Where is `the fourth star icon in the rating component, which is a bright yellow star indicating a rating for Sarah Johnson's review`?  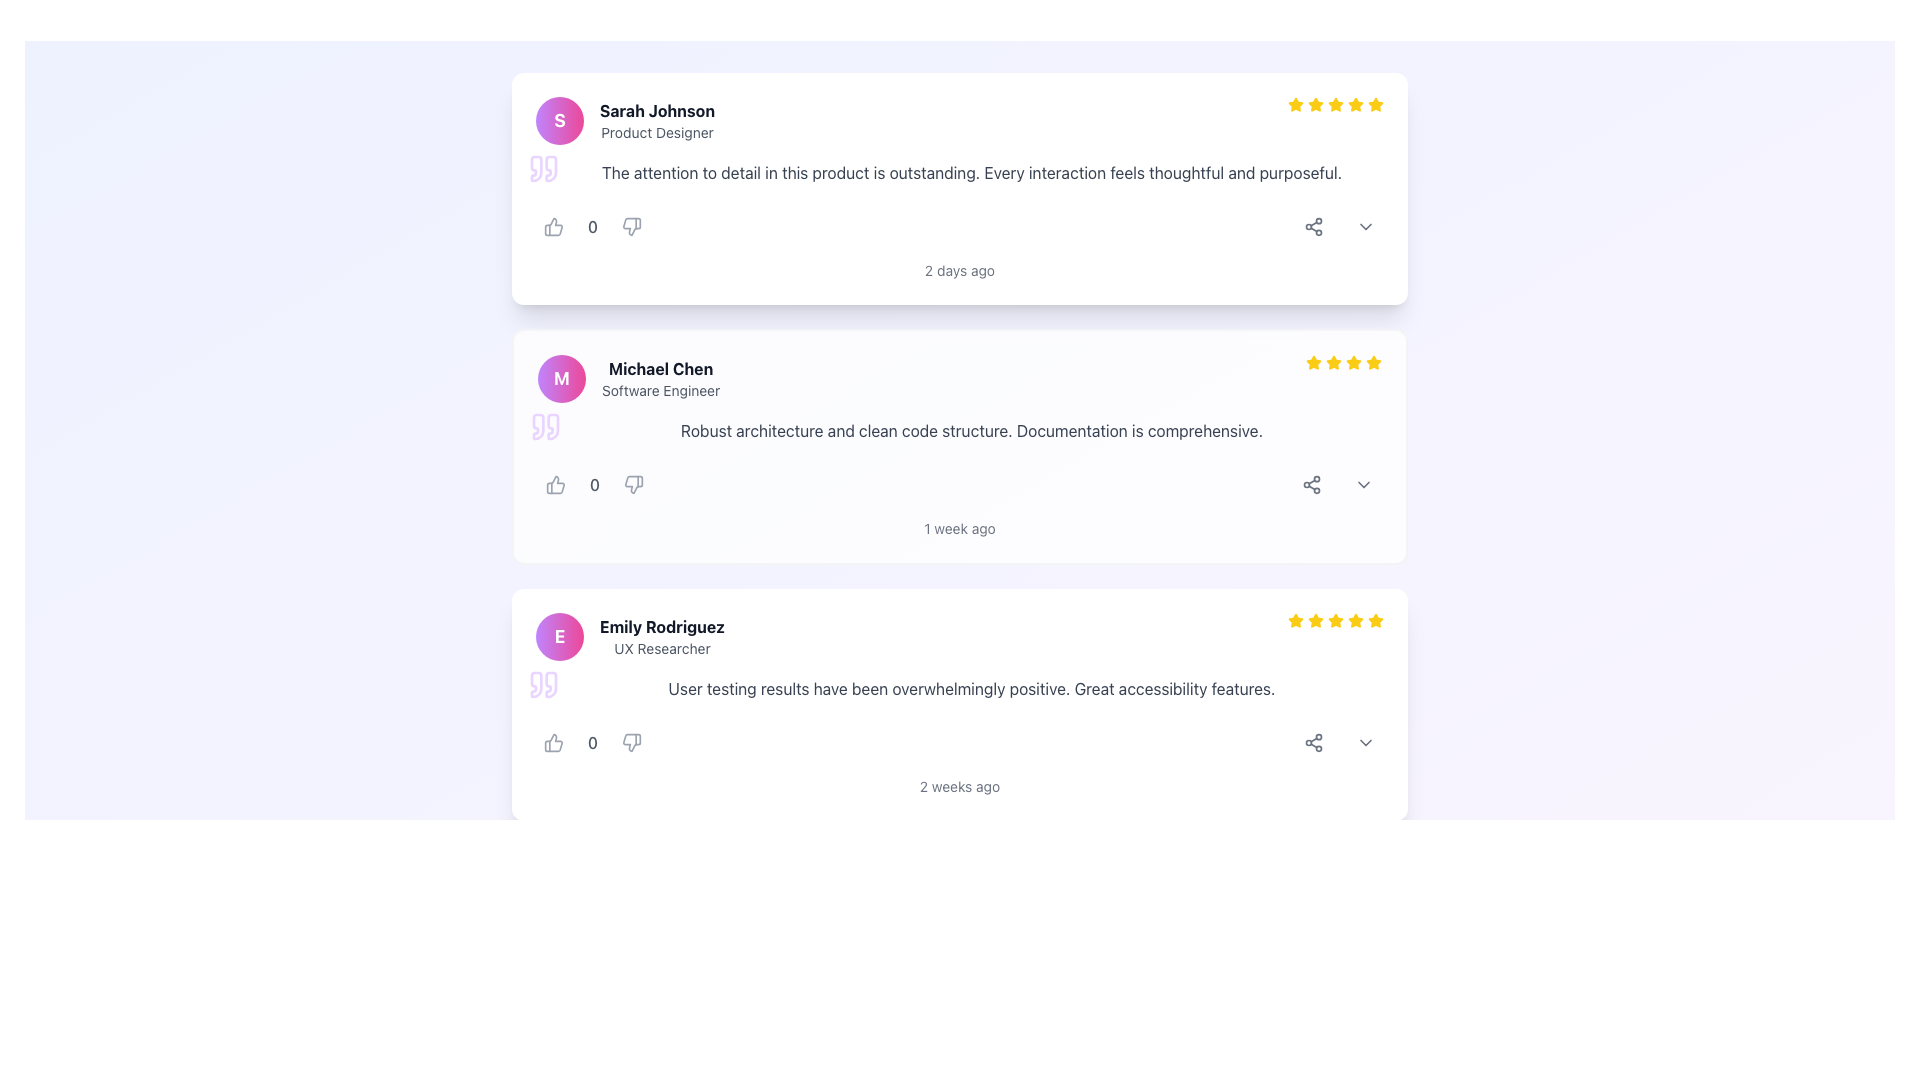
the fourth star icon in the rating component, which is a bright yellow star indicating a rating for Sarah Johnson's review is located at coordinates (1335, 104).